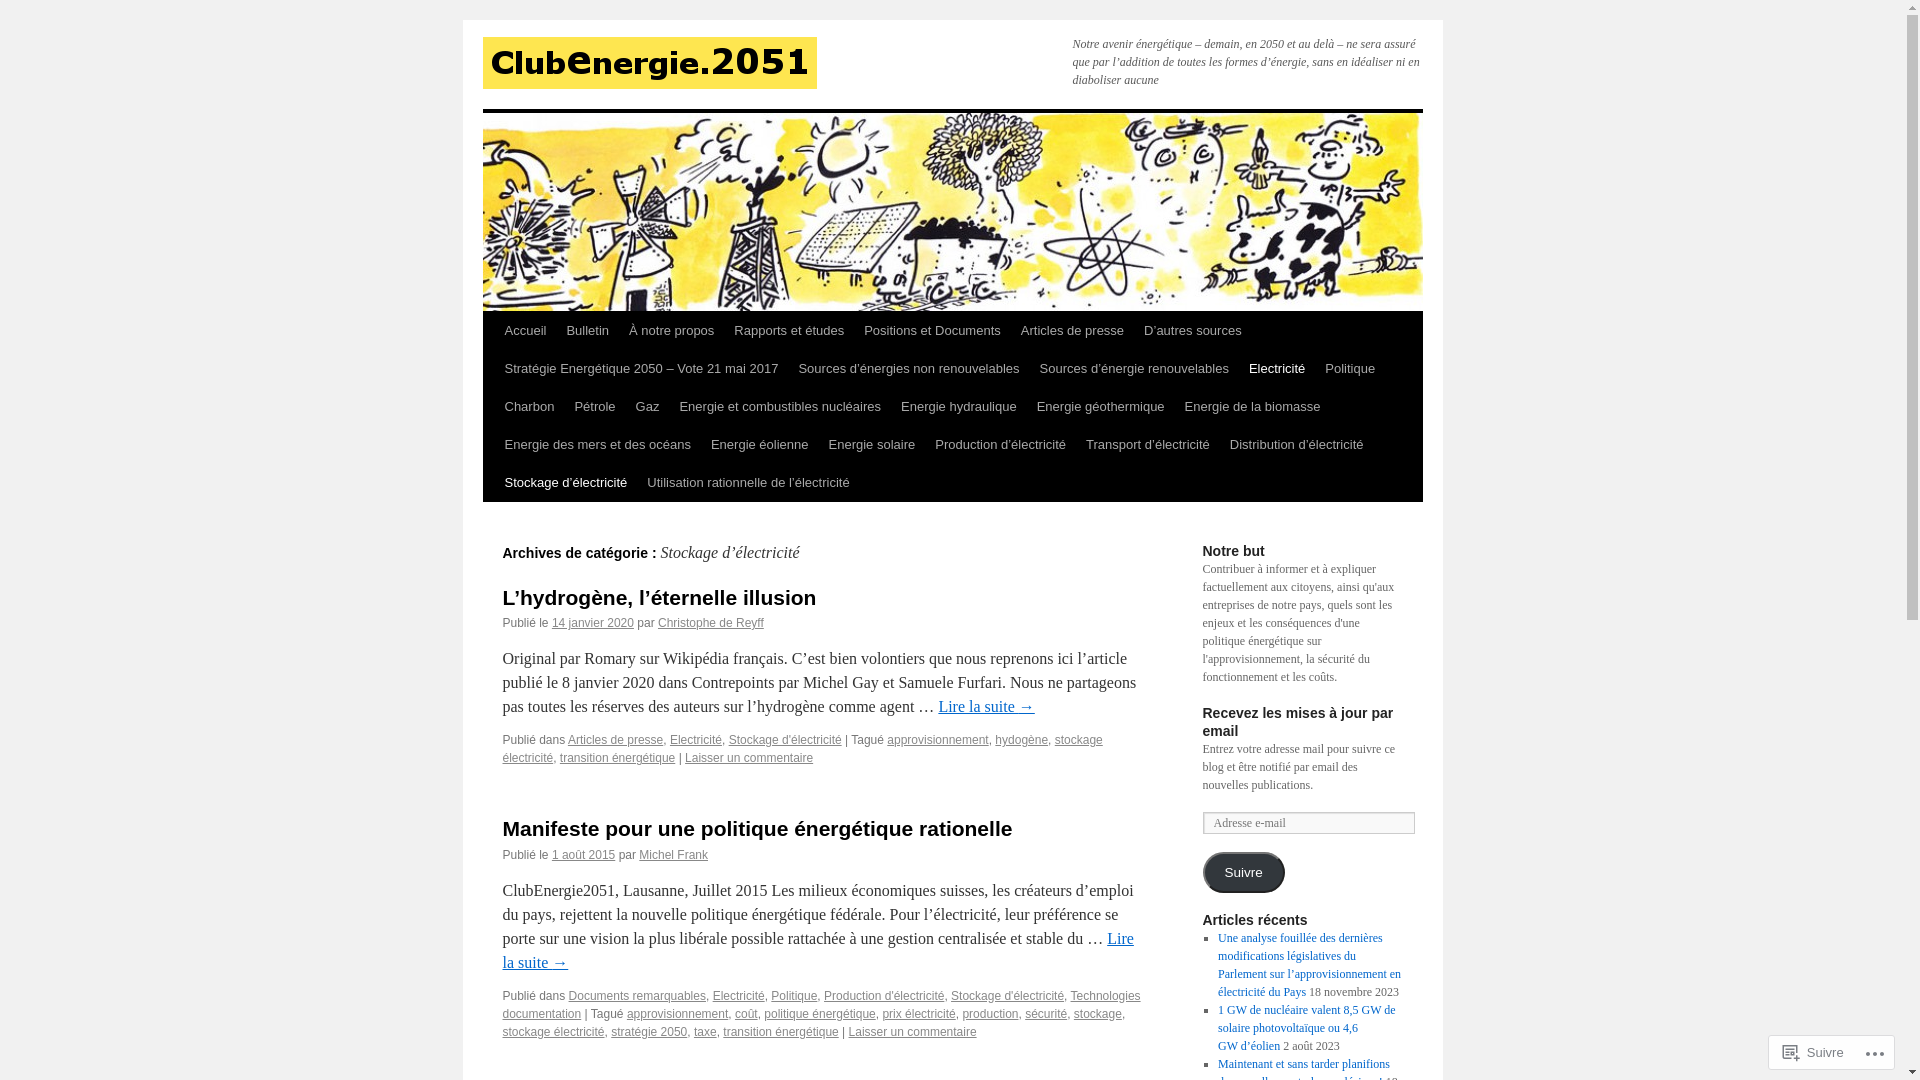 This screenshot has height=1080, width=1920. Describe the element at coordinates (931, 330) in the screenshot. I see `'Positions et Documents'` at that location.